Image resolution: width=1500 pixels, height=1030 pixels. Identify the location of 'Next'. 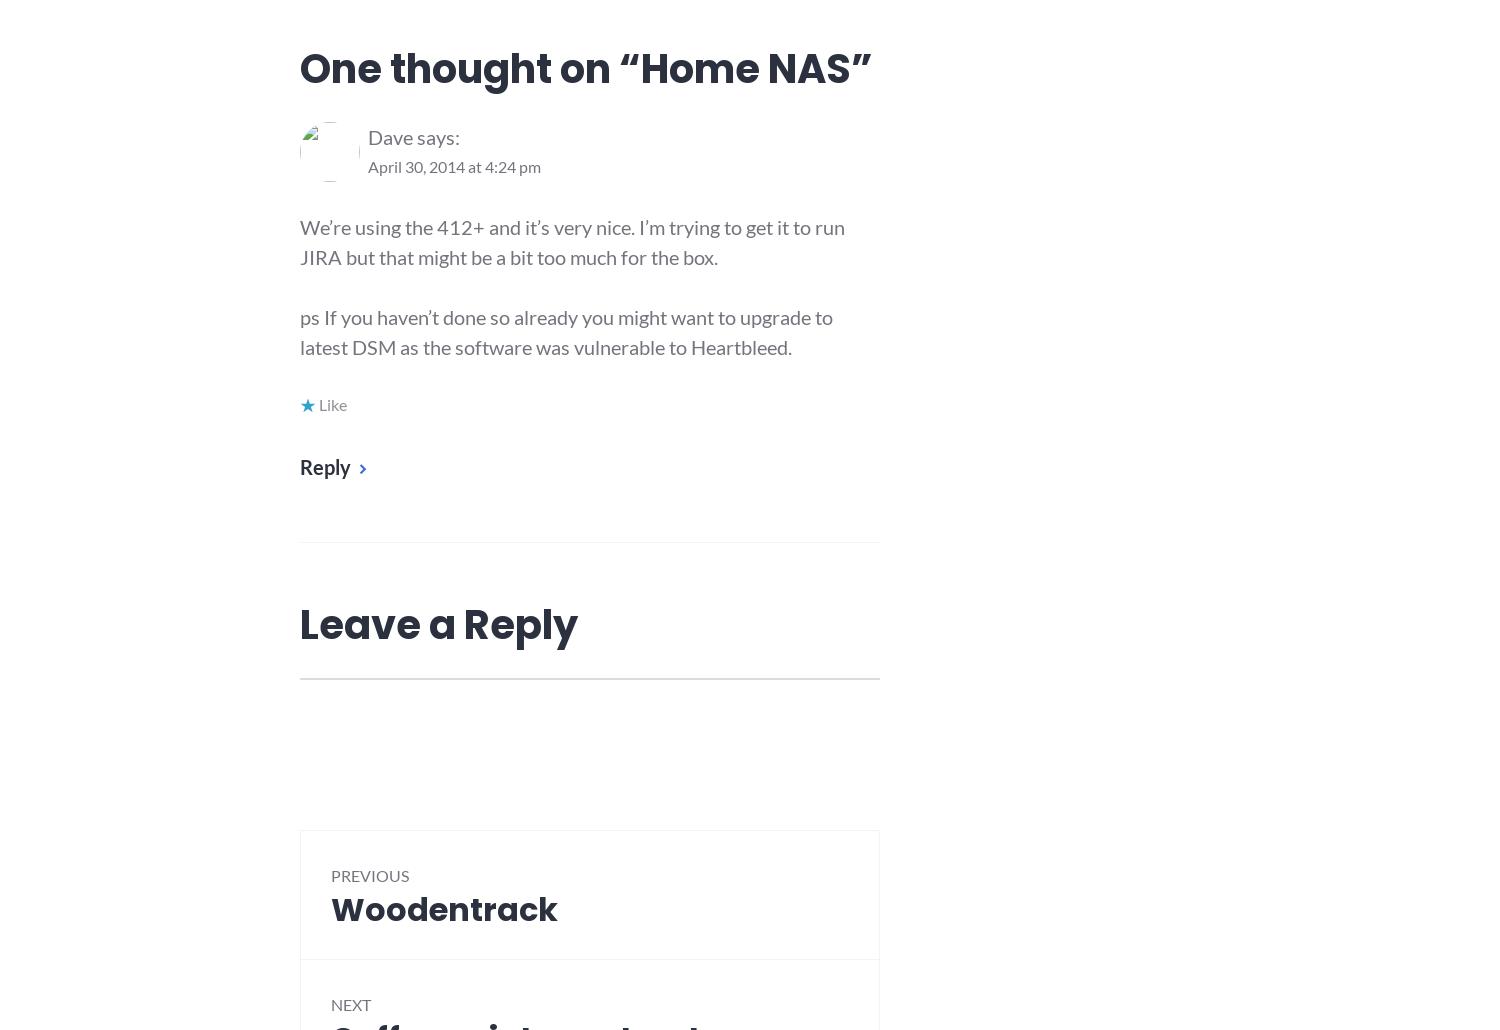
(350, 1002).